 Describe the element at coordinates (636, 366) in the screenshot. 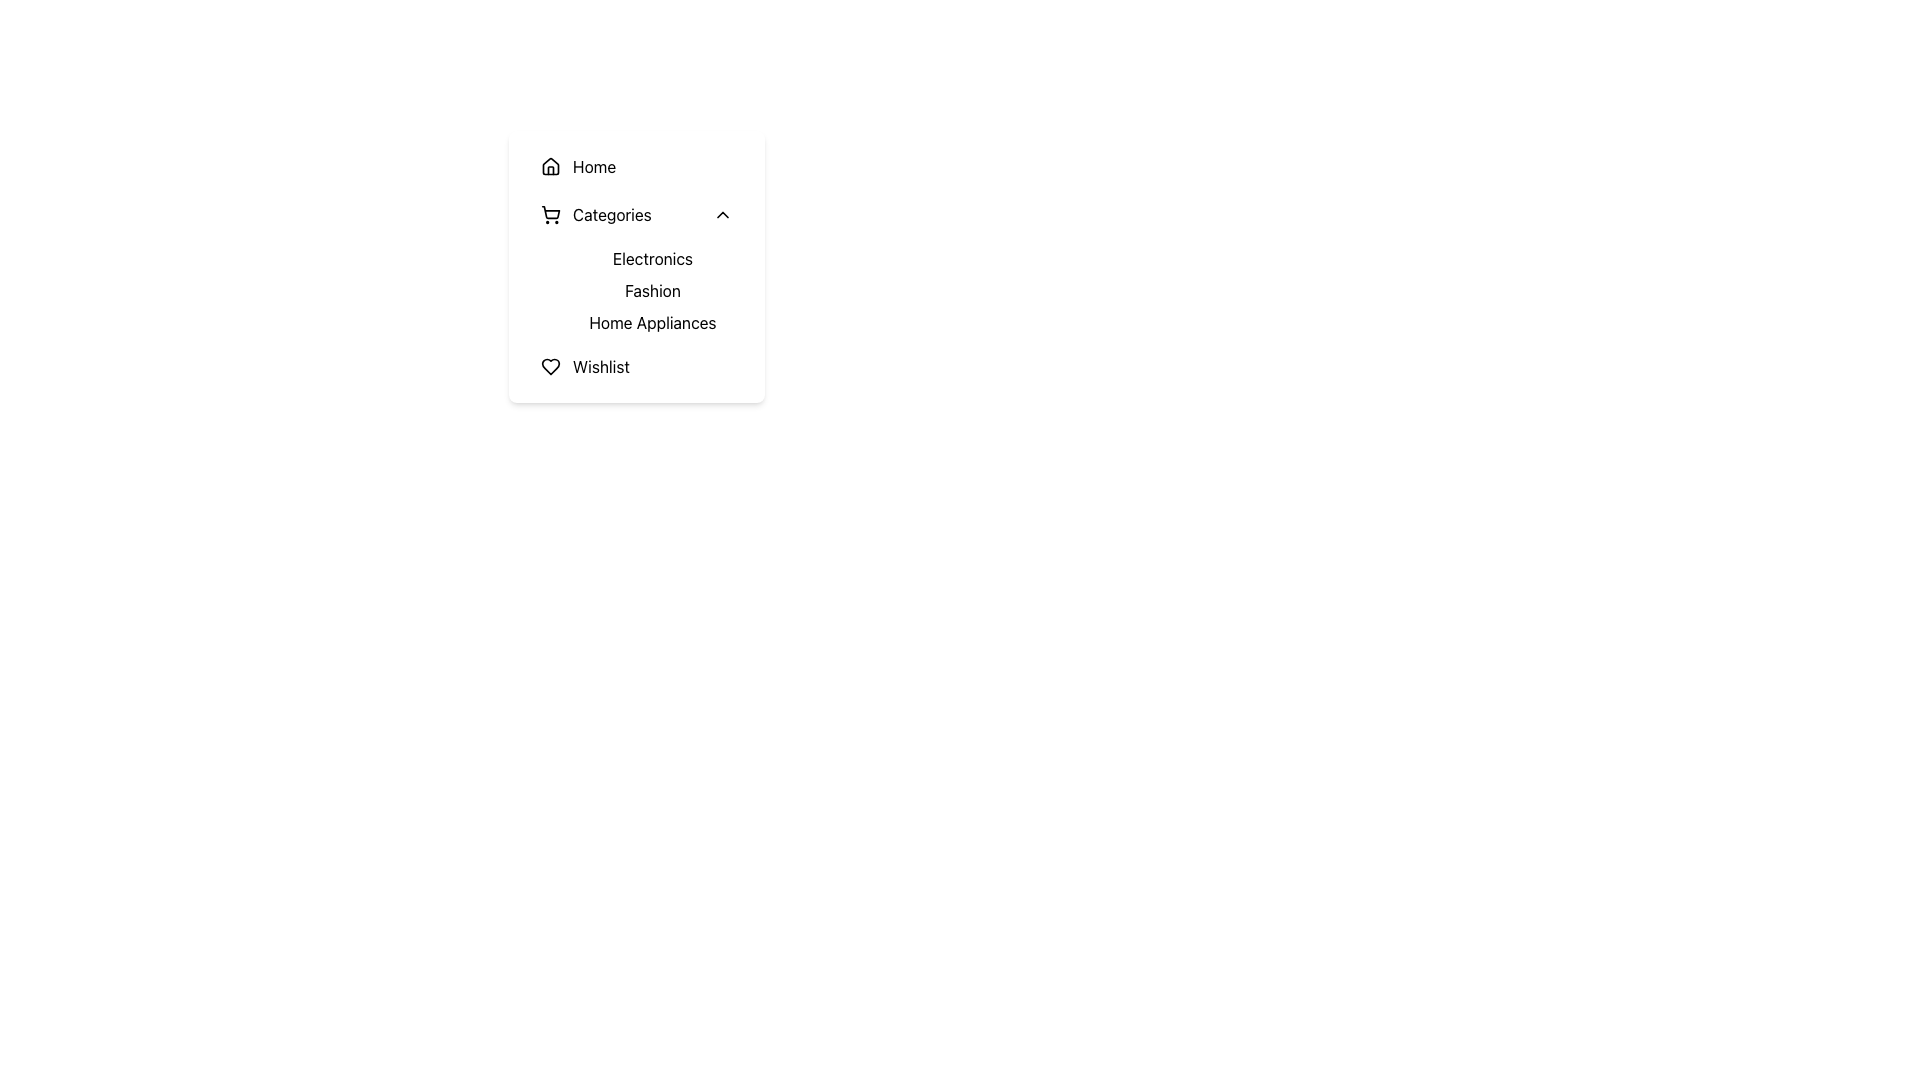

I see `the 'Wishlist' menu item, which is the last item in a vertical list of menu items, including 'Home', 'Categories', 'Electronics', 'Fashion', and 'Home Appliances'` at that location.